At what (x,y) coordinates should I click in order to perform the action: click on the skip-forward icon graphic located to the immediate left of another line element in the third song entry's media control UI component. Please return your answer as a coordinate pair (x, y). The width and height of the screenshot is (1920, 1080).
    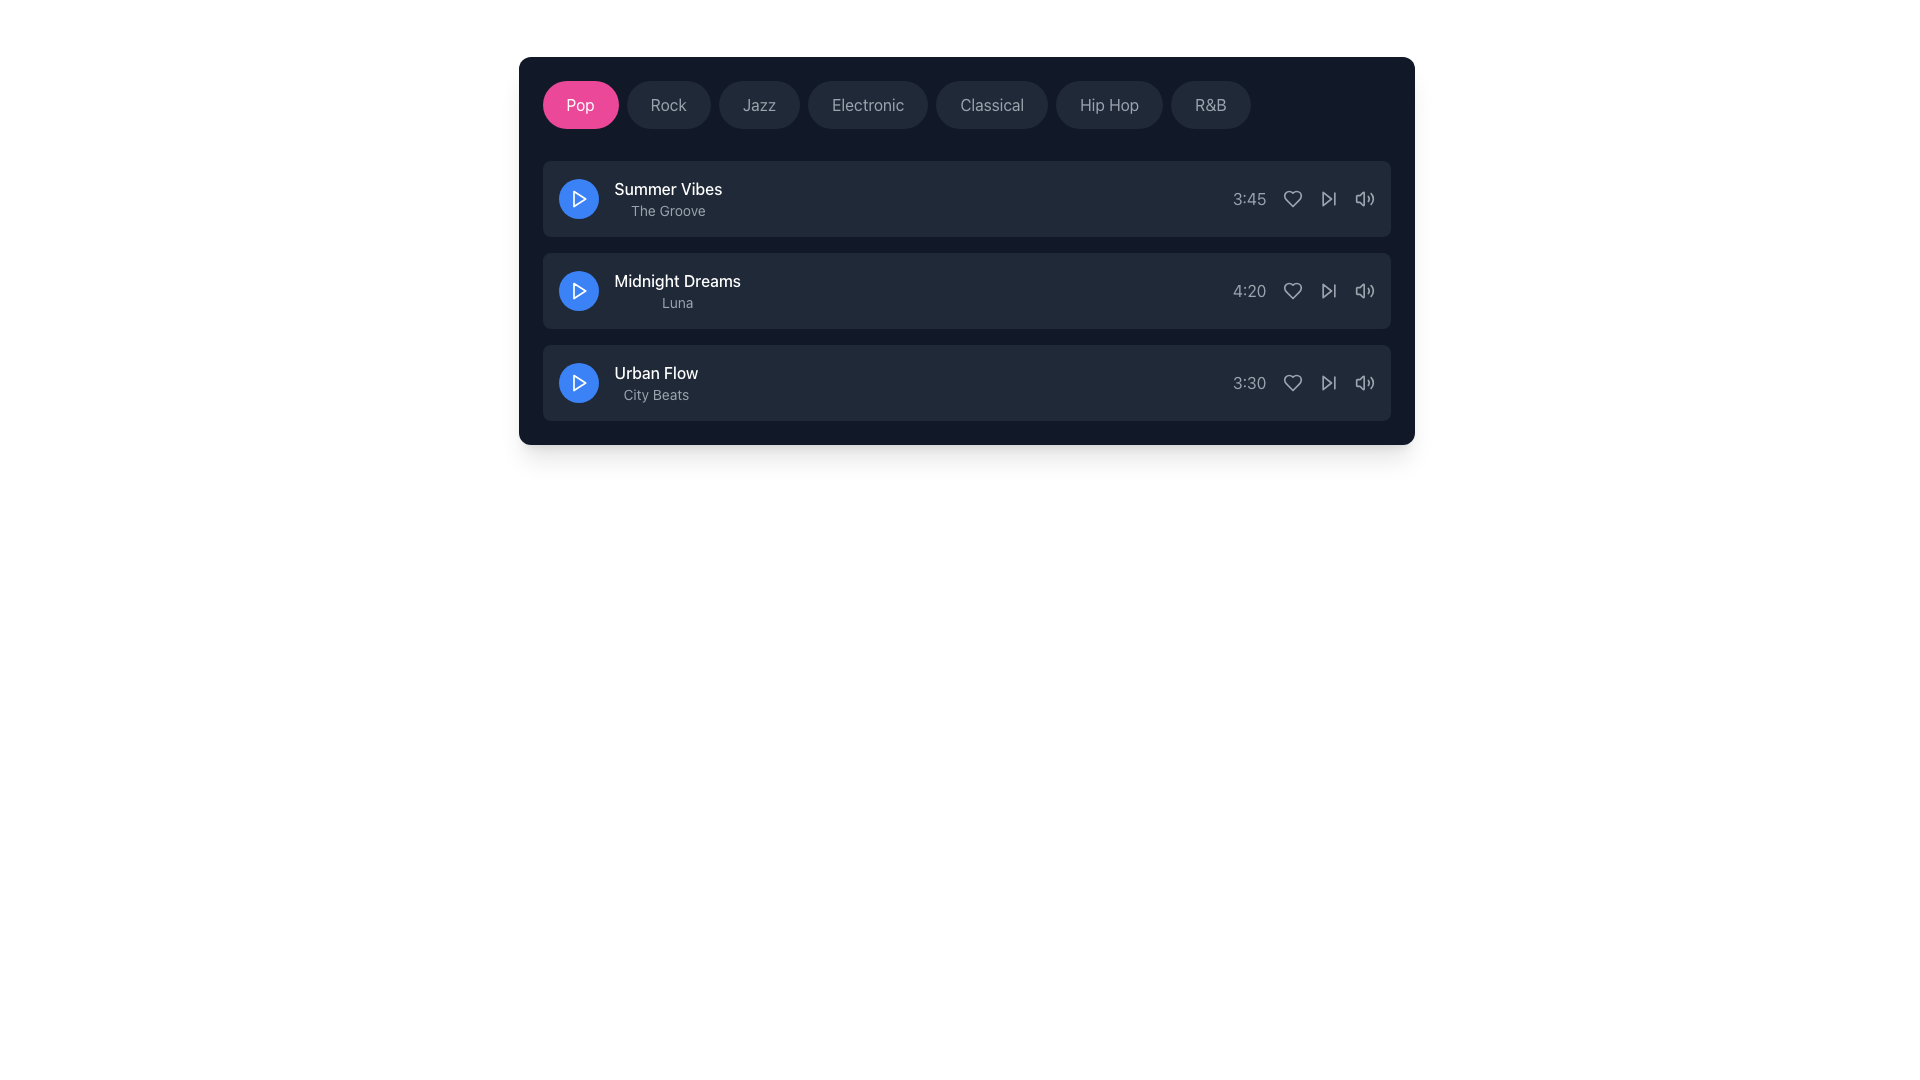
    Looking at the image, I should click on (1326, 382).